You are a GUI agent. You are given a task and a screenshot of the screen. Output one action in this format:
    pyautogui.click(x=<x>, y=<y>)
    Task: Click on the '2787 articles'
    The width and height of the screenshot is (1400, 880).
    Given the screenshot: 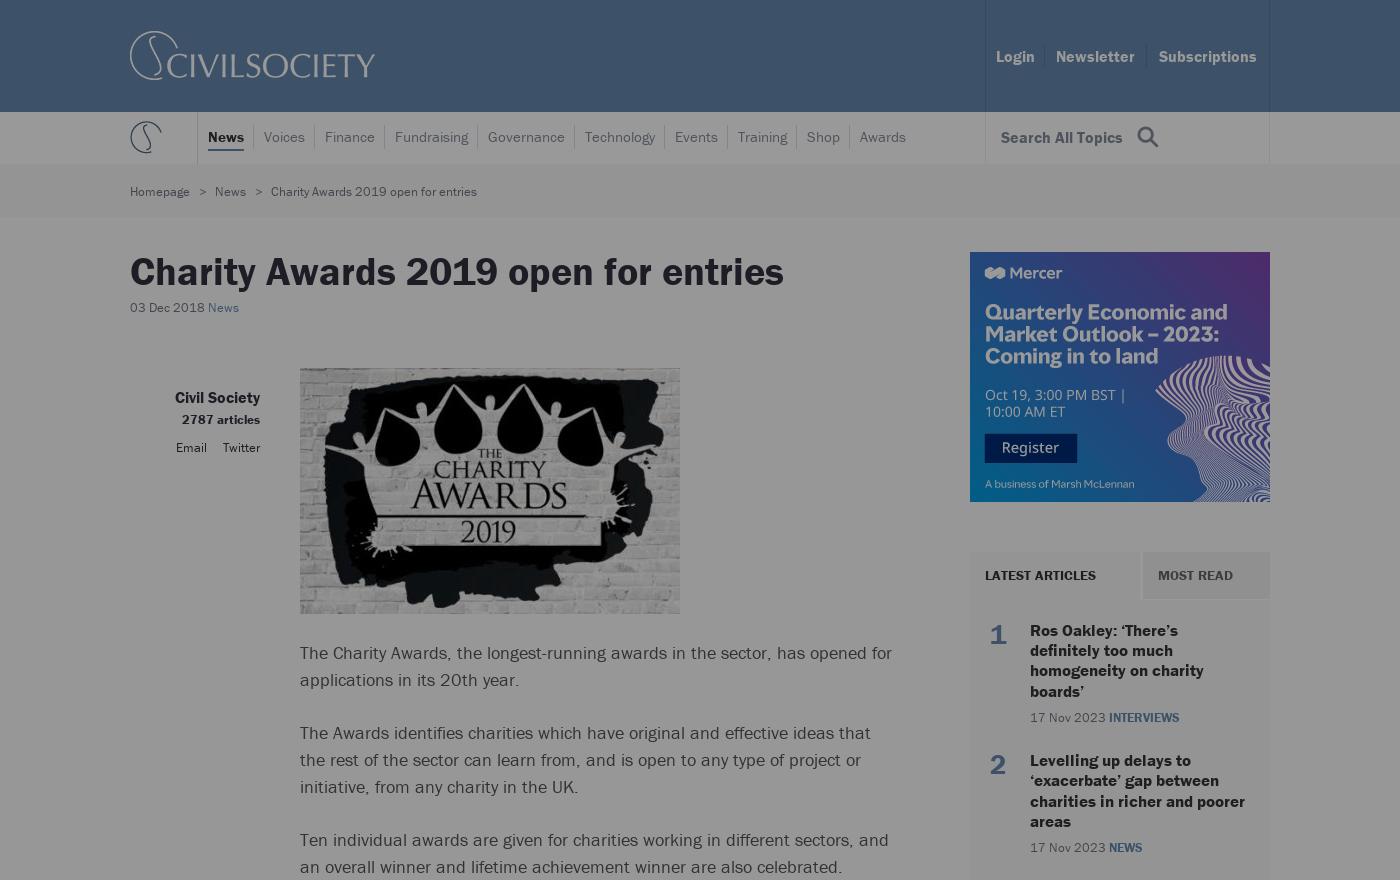 What is the action you would take?
    pyautogui.click(x=221, y=419)
    